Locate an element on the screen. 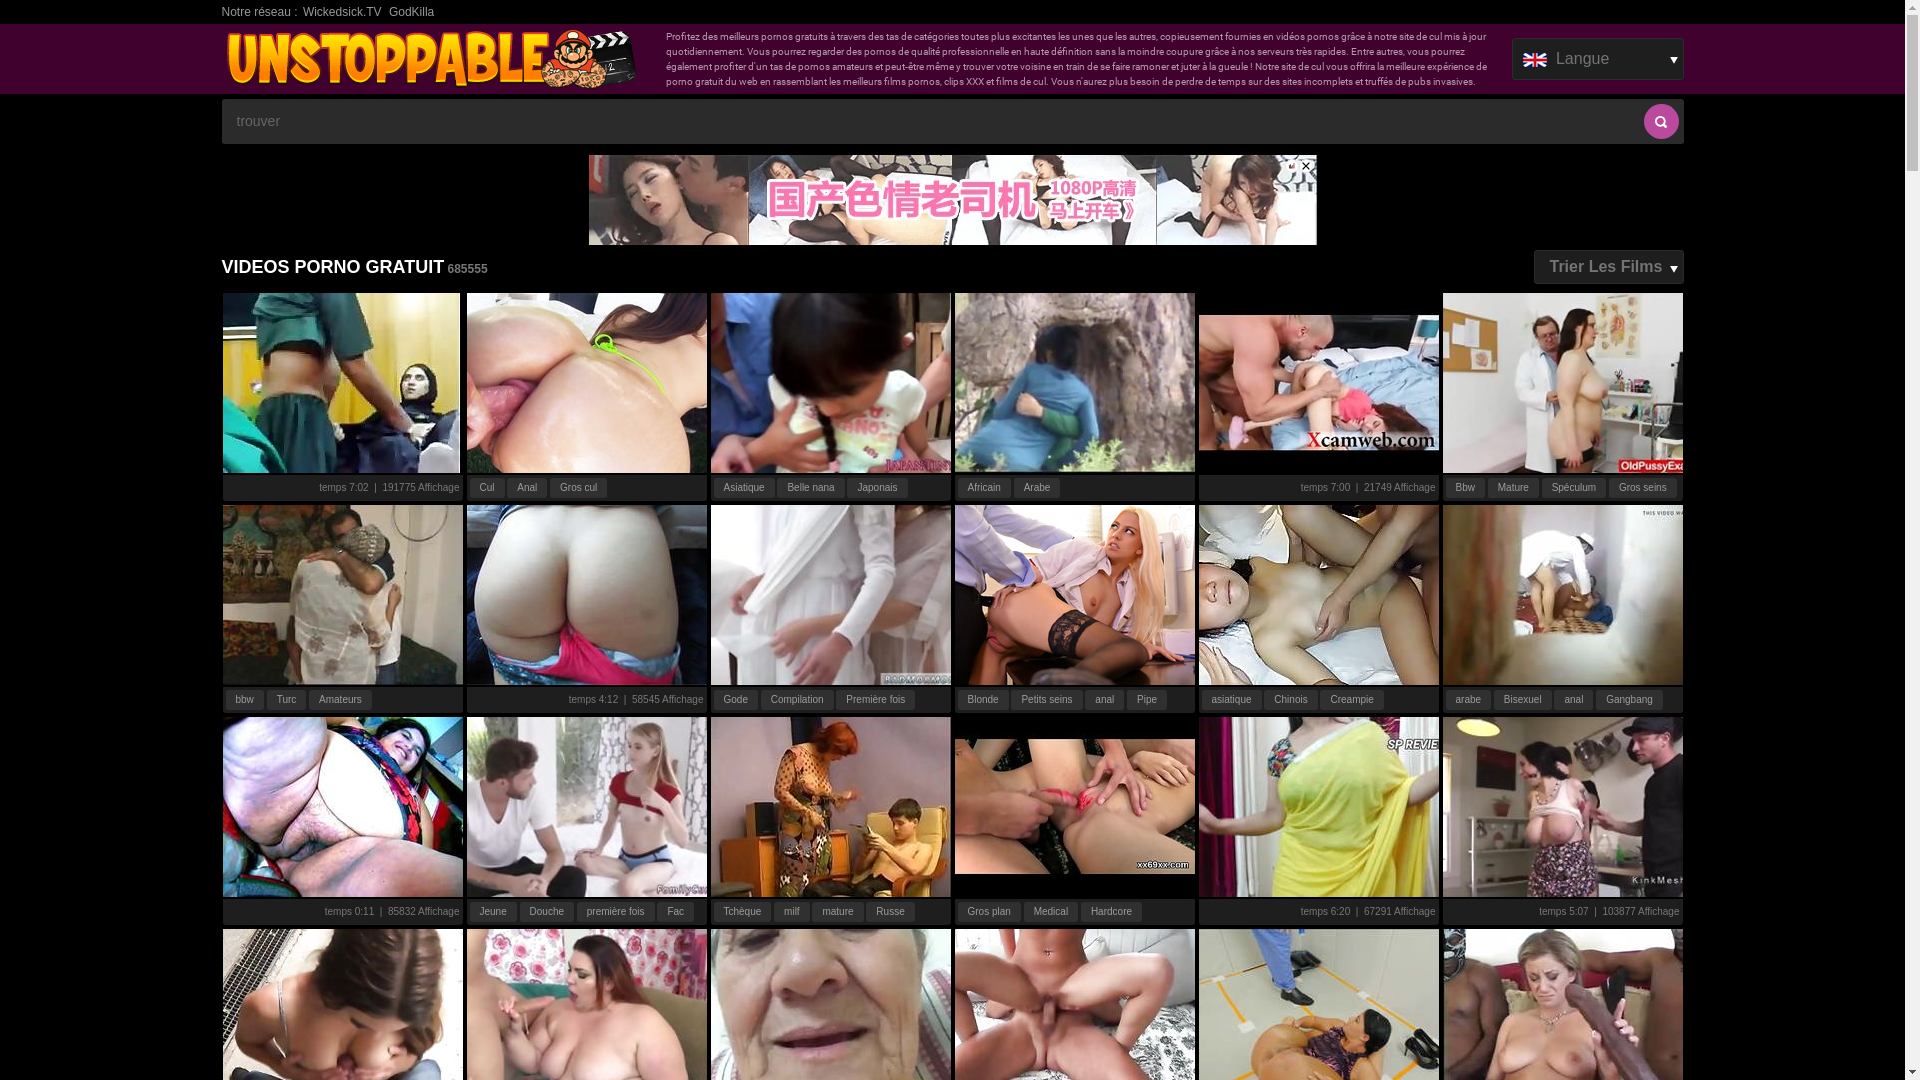 This screenshot has height=1080, width=1920. 'Bbw' is located at coordinates (1465, 488).